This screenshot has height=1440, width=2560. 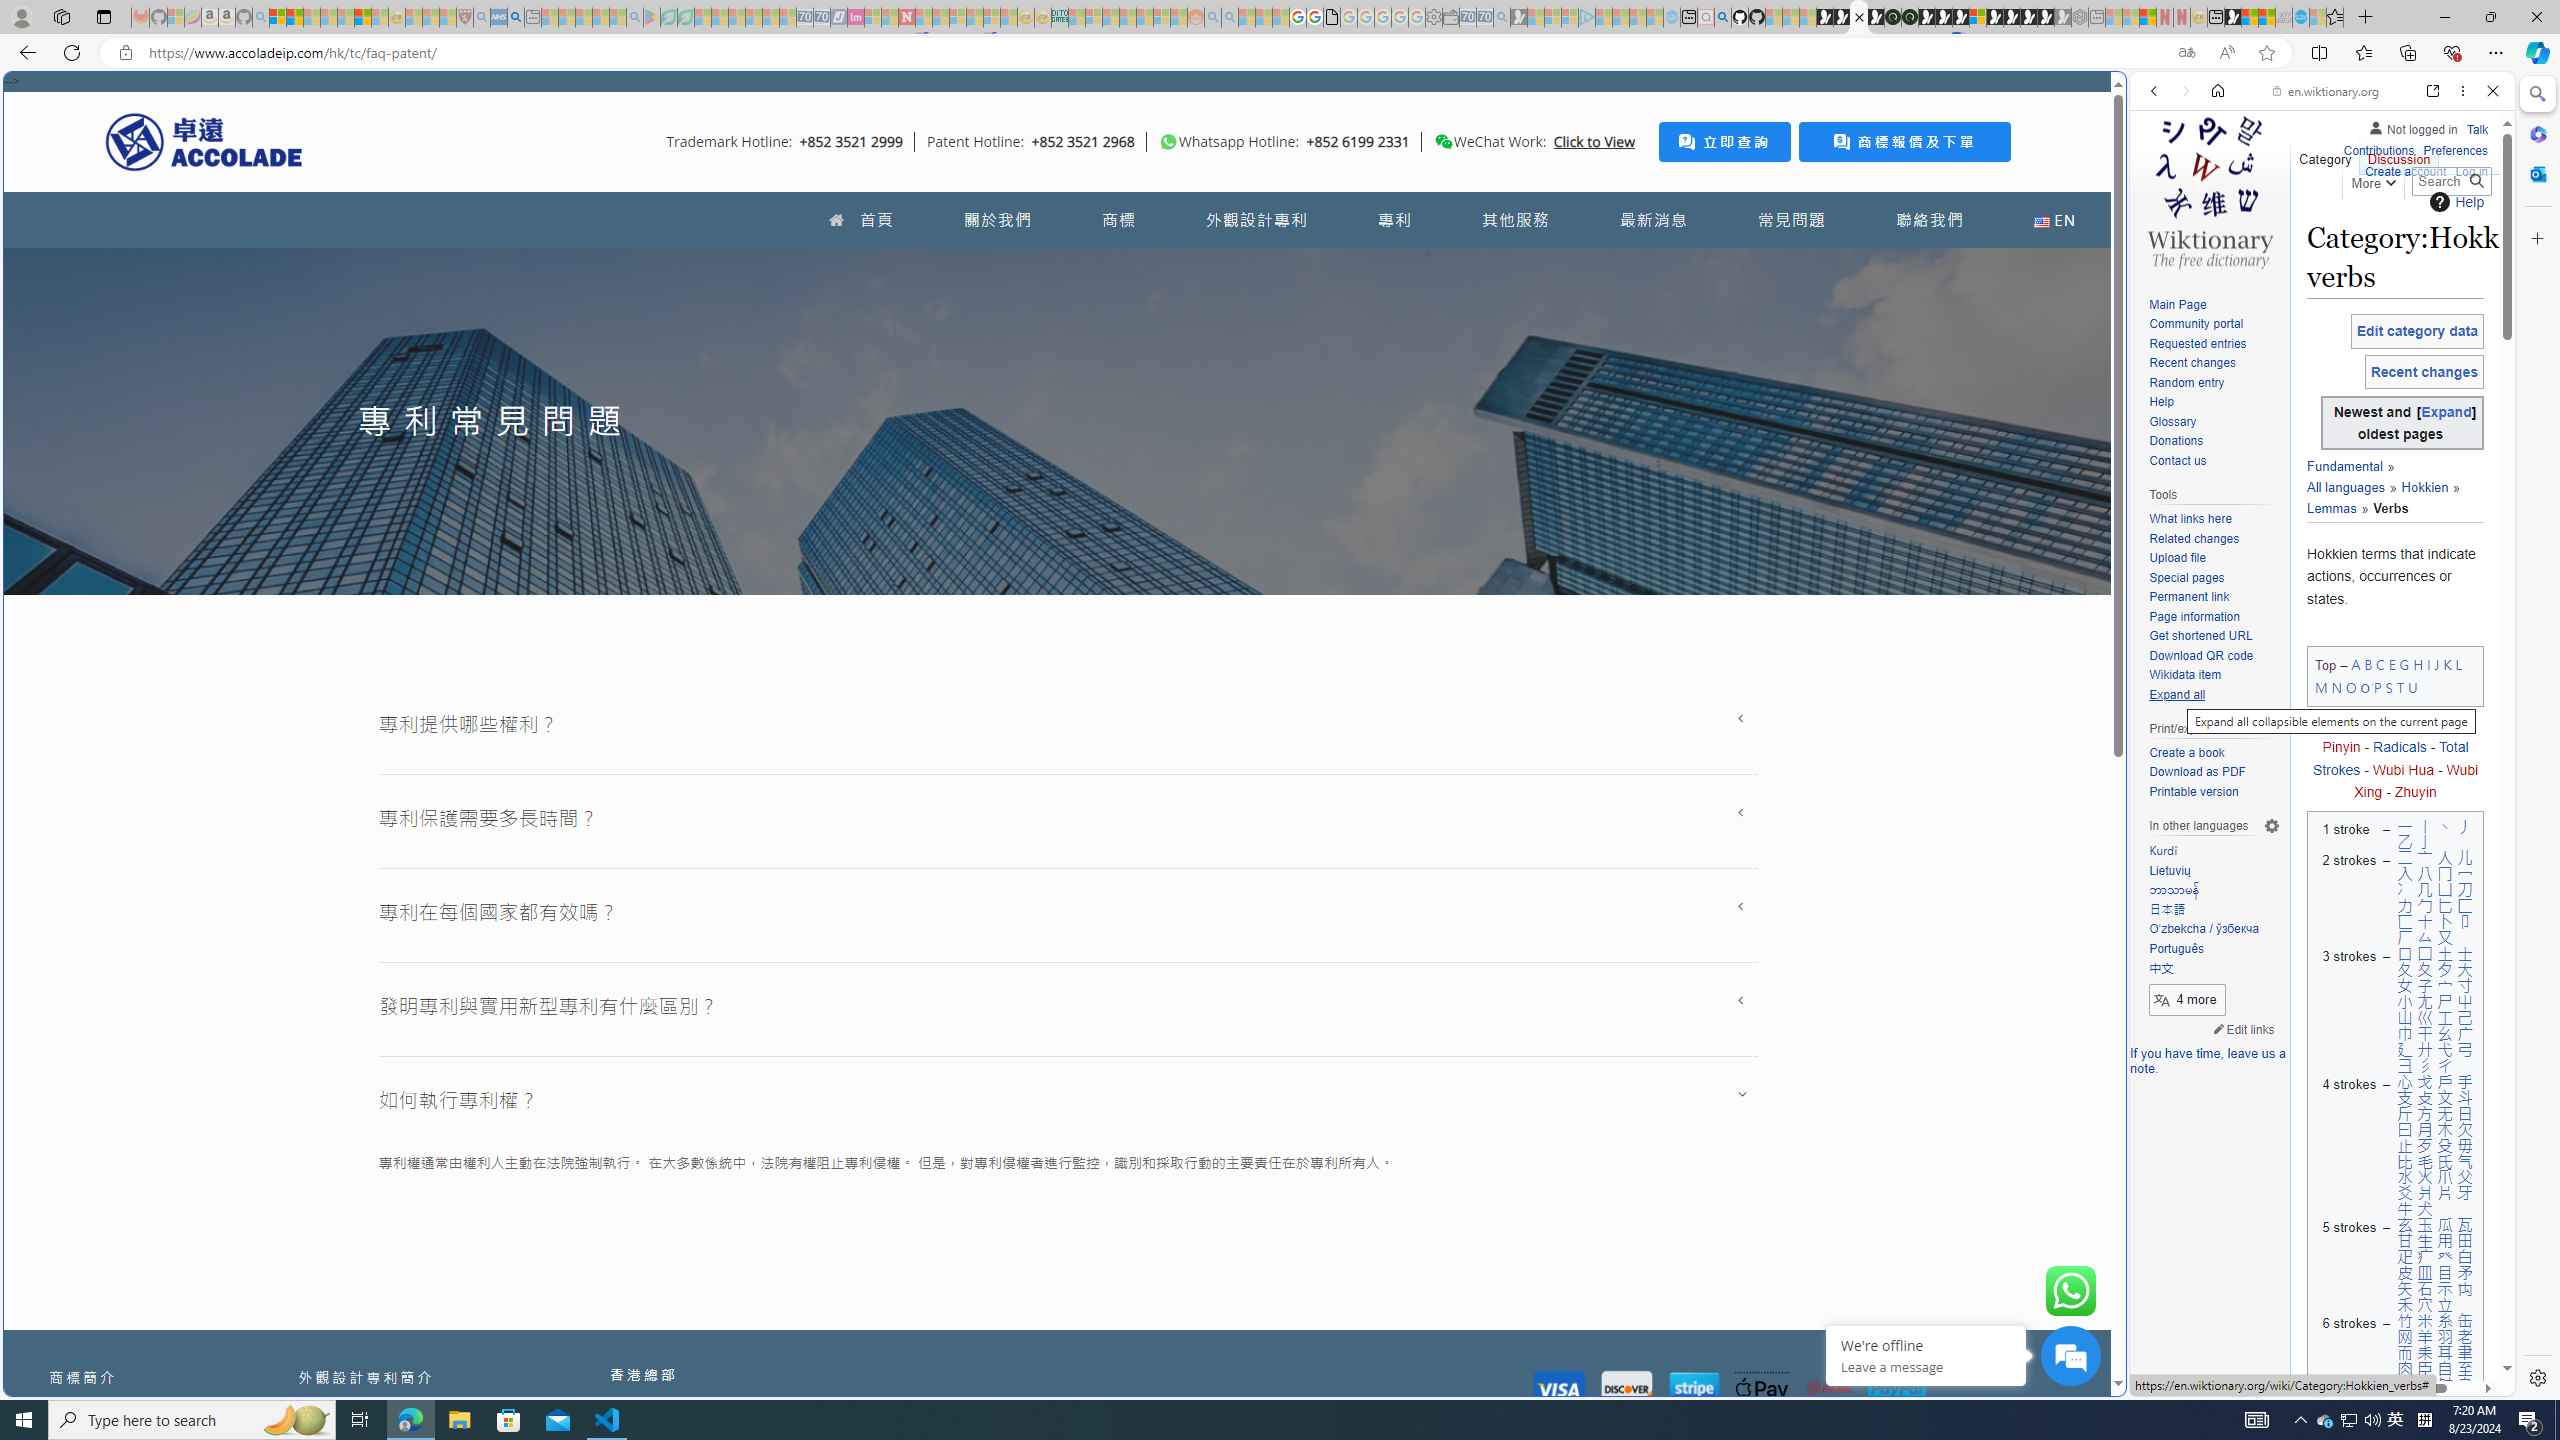 I want to click on 'Printable version', so click(x=2193, y=790).